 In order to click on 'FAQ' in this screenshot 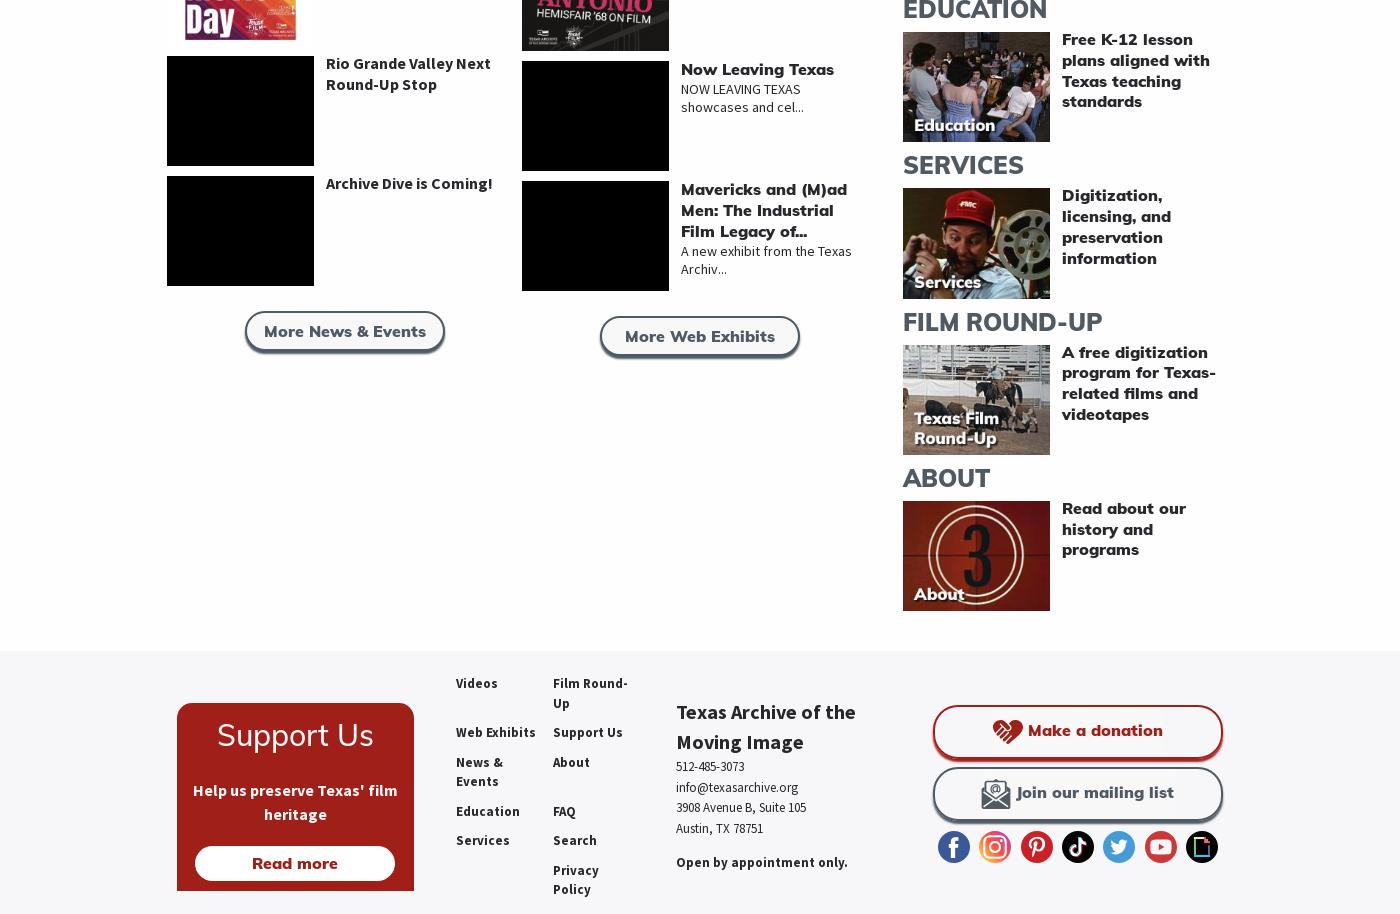, I will do `click(563, 809)`.